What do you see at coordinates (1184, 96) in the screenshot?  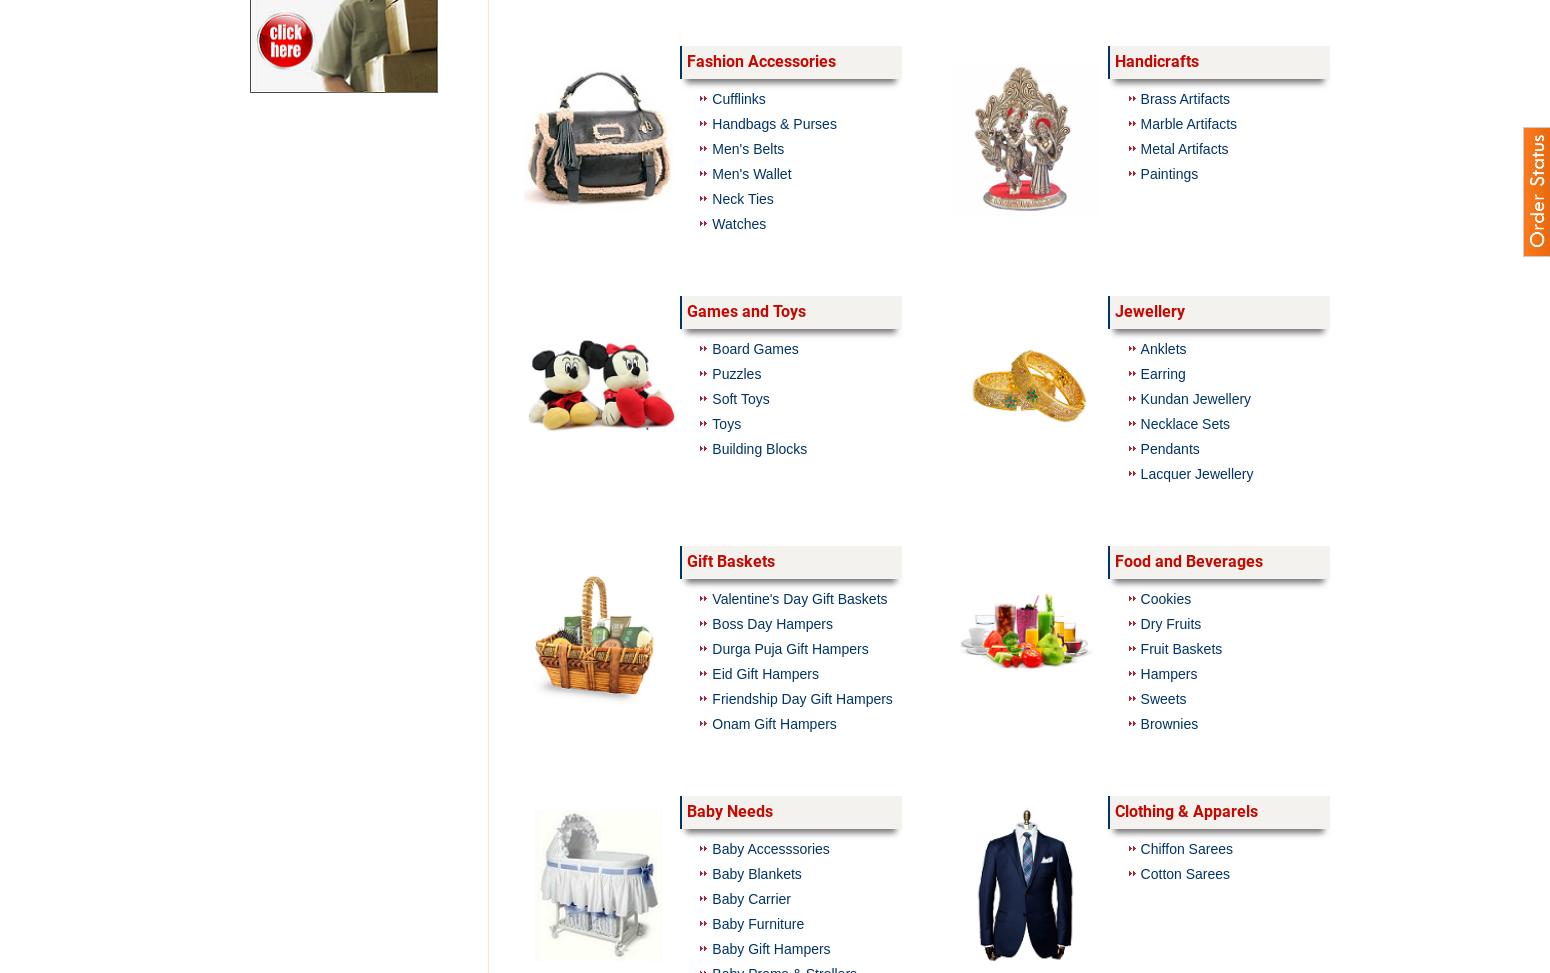 I see `'Brass Artifacts'` at bounding box center [1184, 96].